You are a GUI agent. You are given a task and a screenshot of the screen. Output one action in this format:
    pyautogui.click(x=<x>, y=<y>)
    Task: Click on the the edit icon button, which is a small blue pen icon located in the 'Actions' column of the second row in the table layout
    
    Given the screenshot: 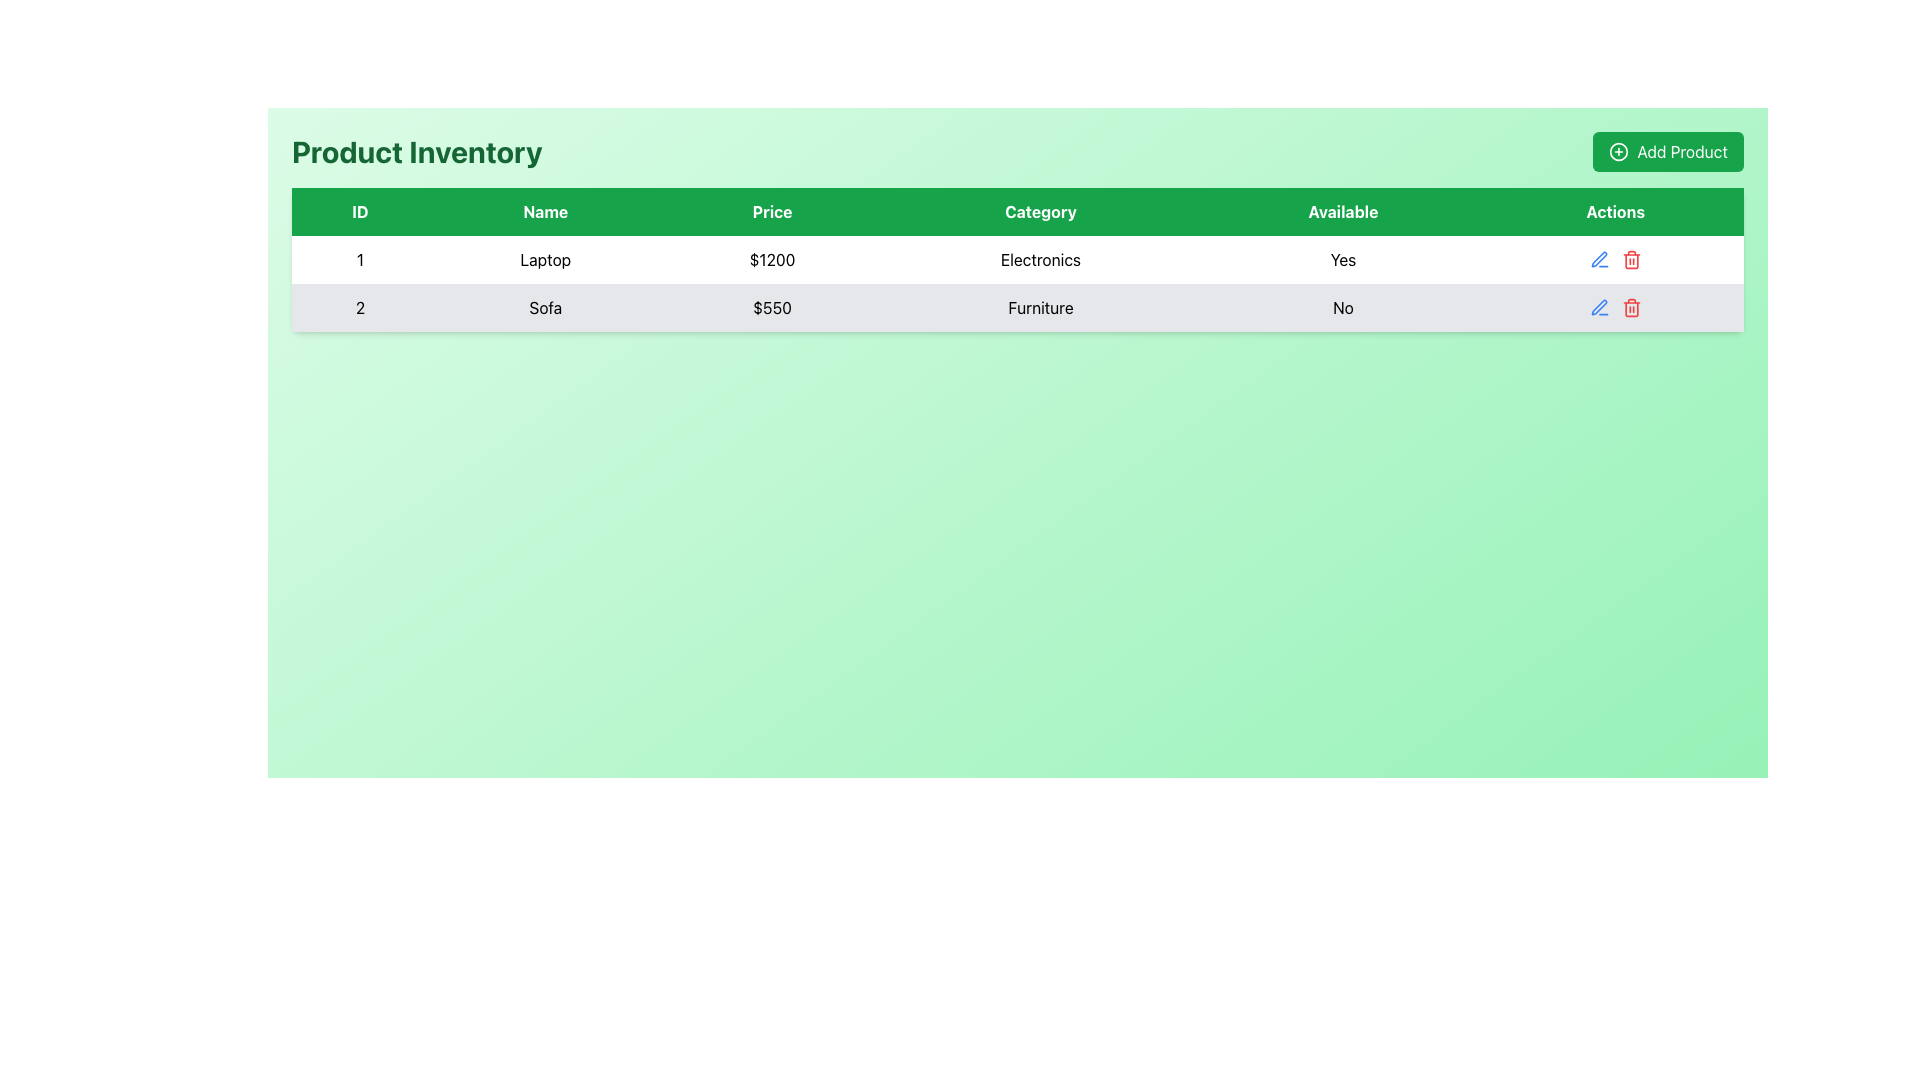 What is the action you would take?
    pyautogui.click(x=1598, y=258)
    